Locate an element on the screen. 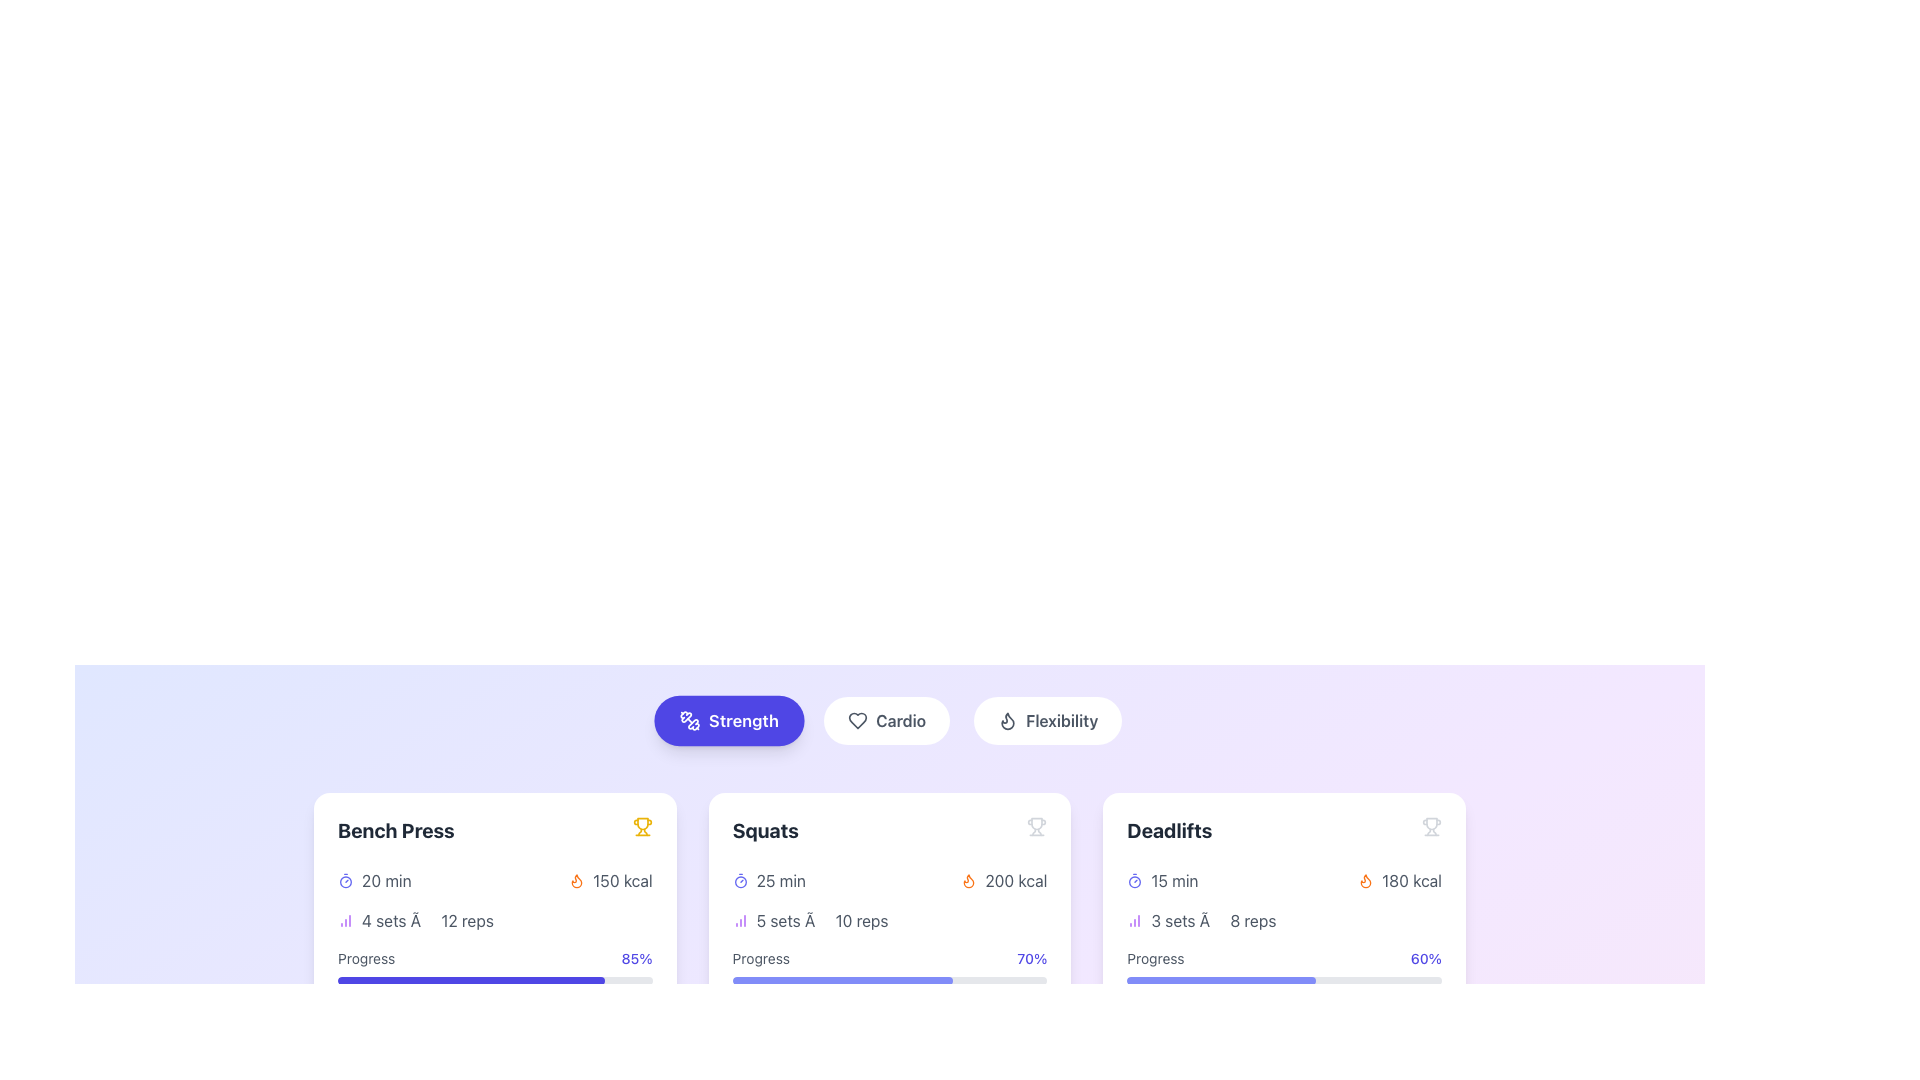 Image resolution: width=1920 pixels, height=1080 pixels. the small purple column chart icon located to the left of the text '4 sets × 12 reps' is located at coordinates (345, 921).